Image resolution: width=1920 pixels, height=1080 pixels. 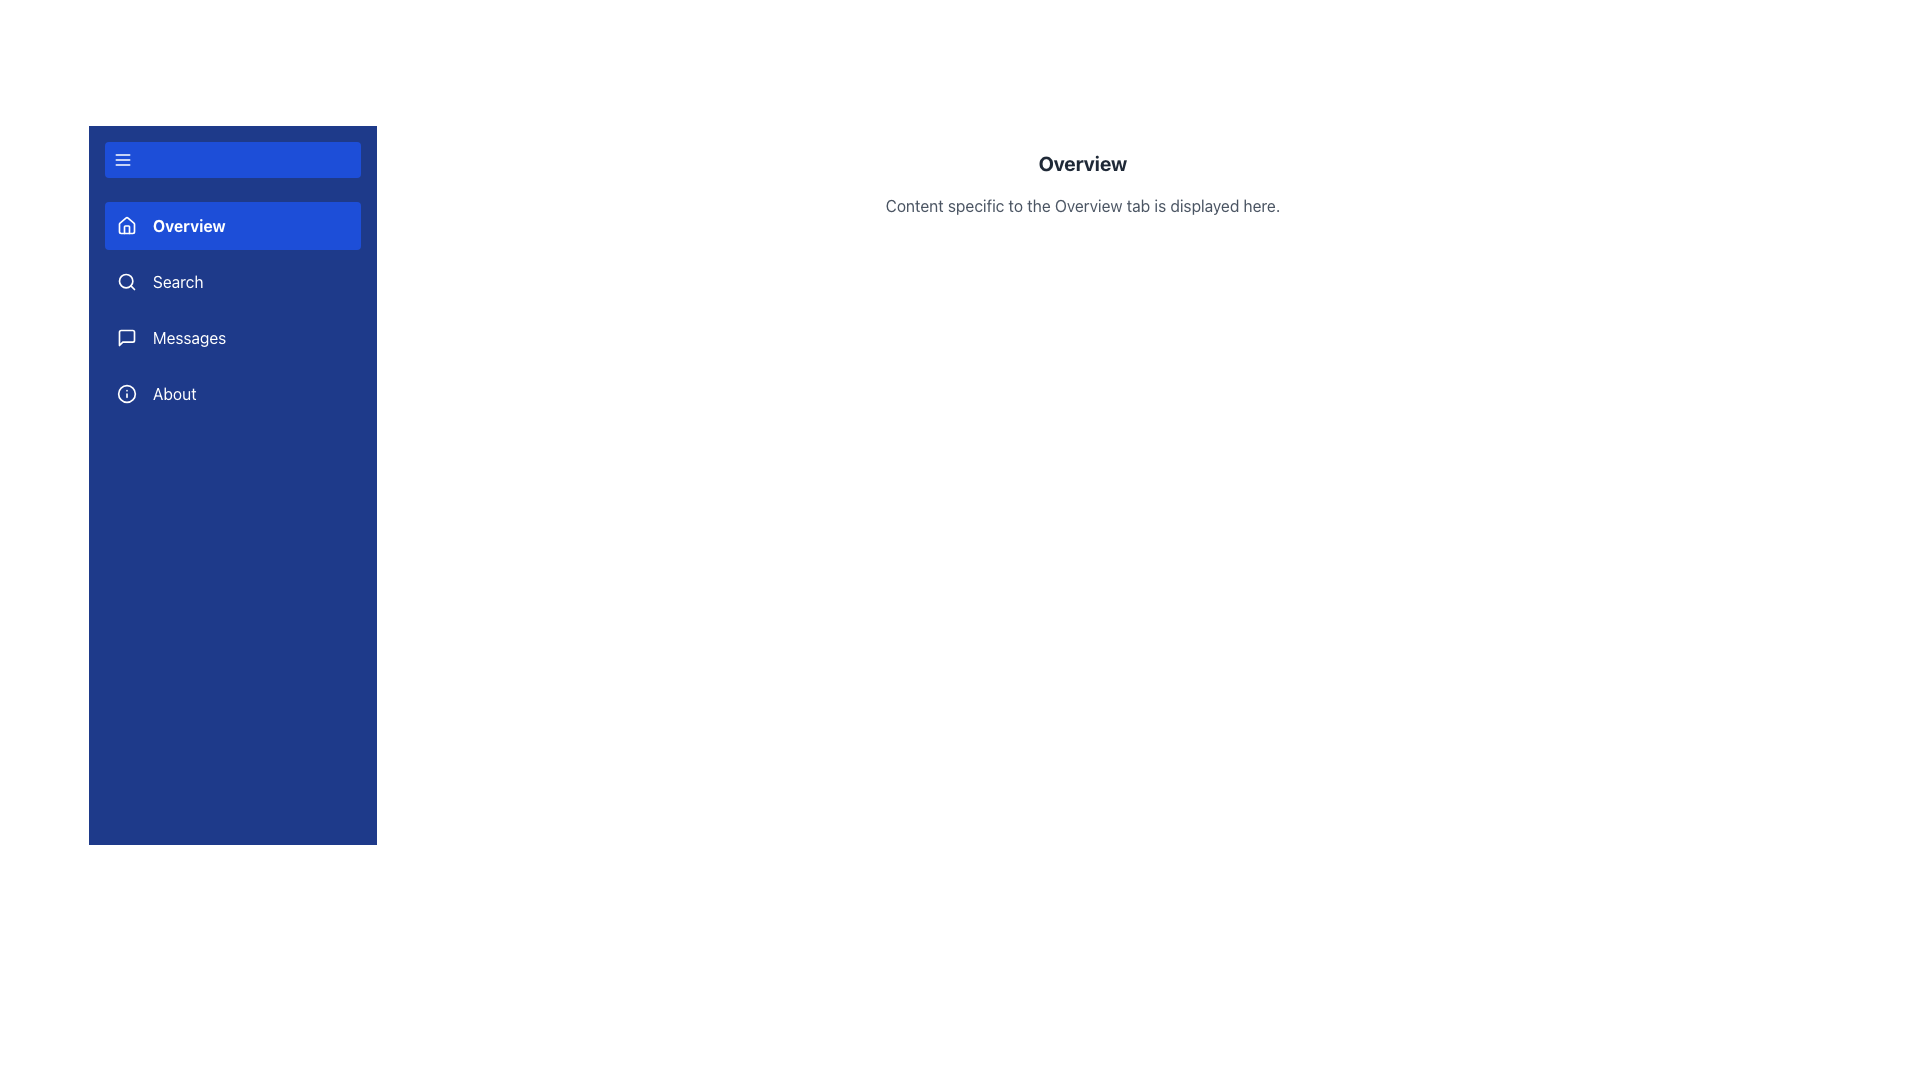 I want to click on information presented in the light gray text label stating 'Content specific to the Overview tab is displayed here.' which is located directly below the bold 'Overview' header, so click(x=1082, y=205).